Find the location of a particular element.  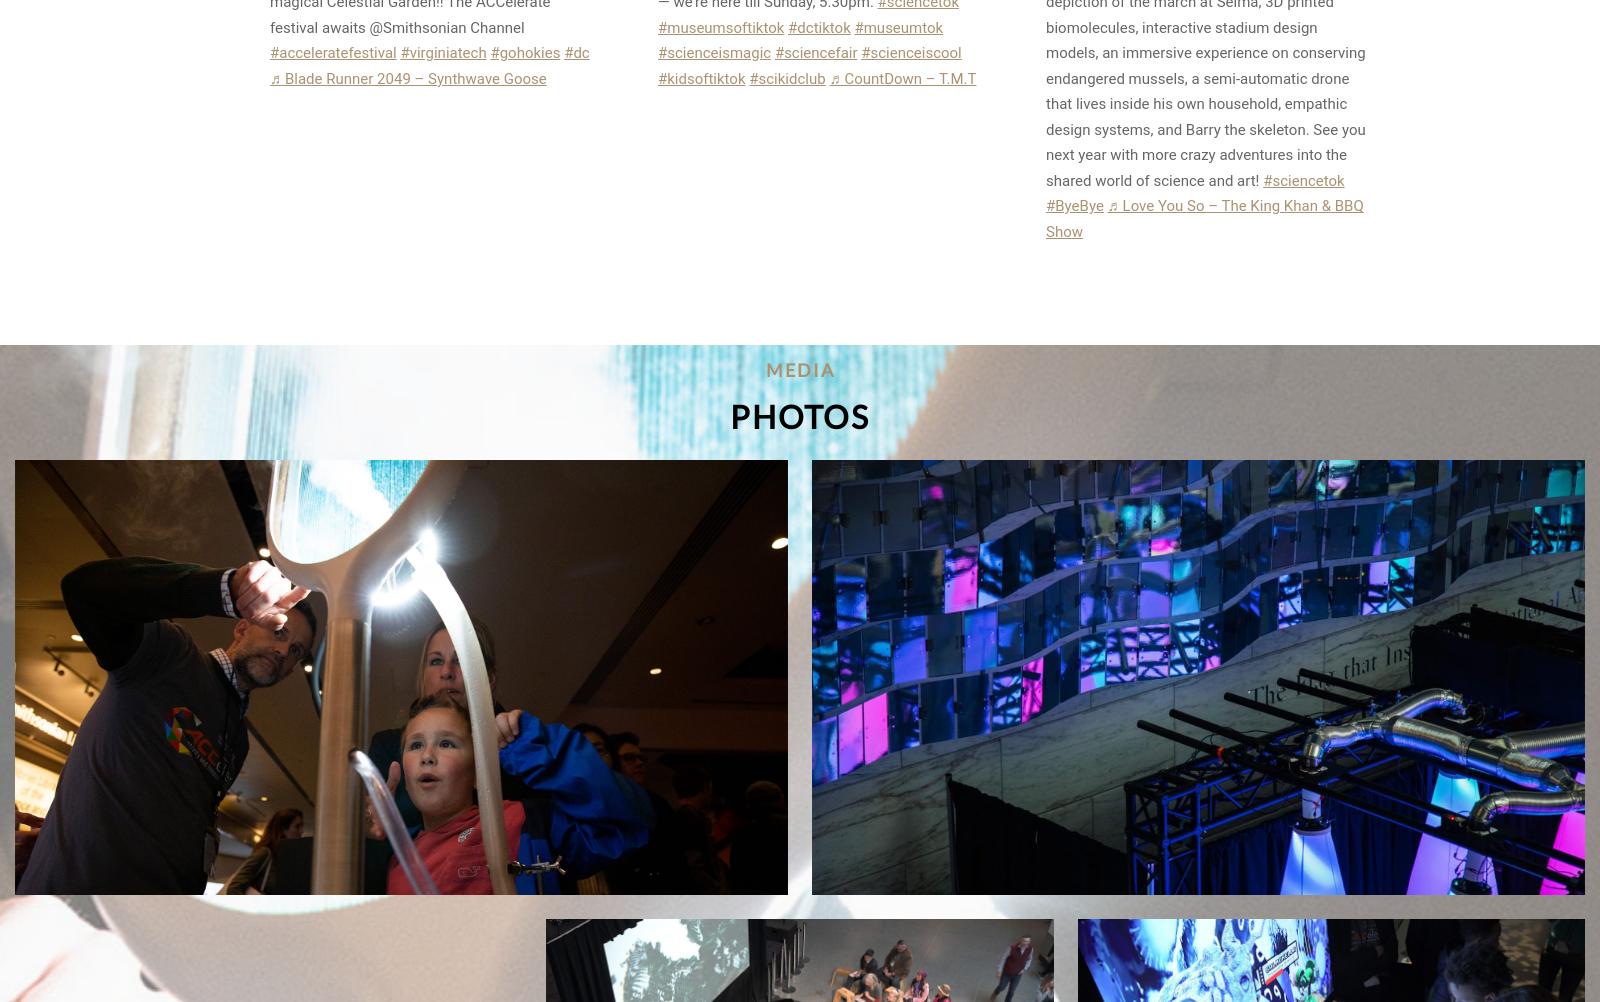

'#gohokies' is located at coordinates (523, 53).